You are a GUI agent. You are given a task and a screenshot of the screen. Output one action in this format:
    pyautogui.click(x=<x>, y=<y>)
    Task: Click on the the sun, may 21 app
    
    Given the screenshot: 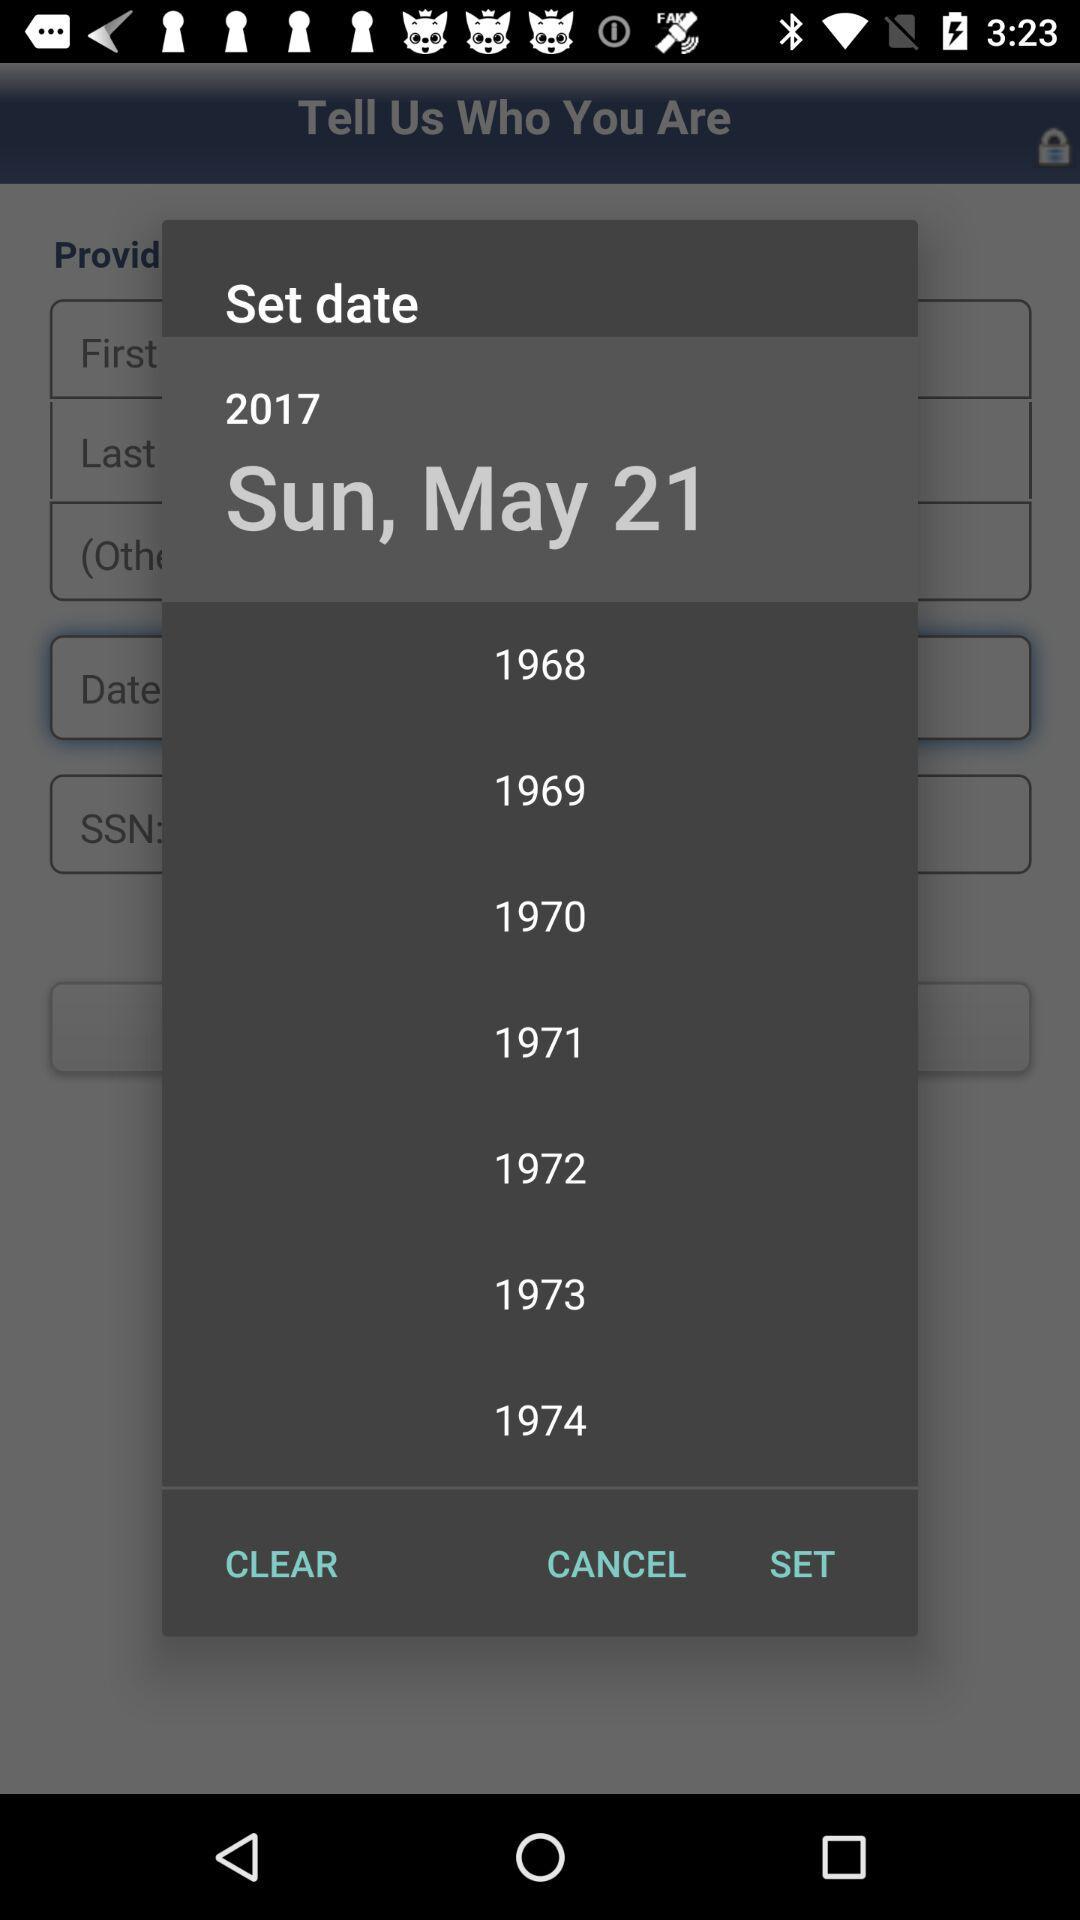 What is the action you would take?
    pyautogui.click(x=469, y=495)
    